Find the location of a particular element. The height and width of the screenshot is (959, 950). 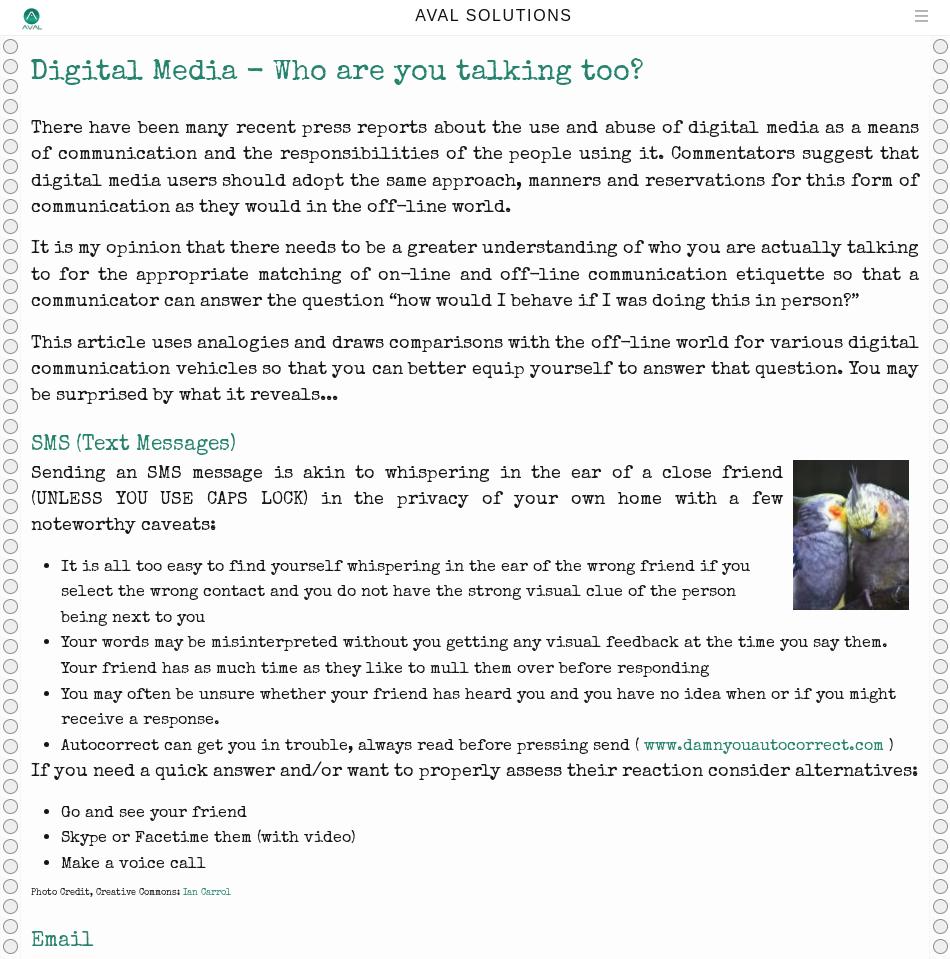

'It is my opinion that there needs to be a greater understanding of who you are actually talking to for the appropriate matching of on-line and off-line communication etiquette so that a communicator can answer the question “how would I behave if I was doing this in person?”' is located at coordinates (30, 273).